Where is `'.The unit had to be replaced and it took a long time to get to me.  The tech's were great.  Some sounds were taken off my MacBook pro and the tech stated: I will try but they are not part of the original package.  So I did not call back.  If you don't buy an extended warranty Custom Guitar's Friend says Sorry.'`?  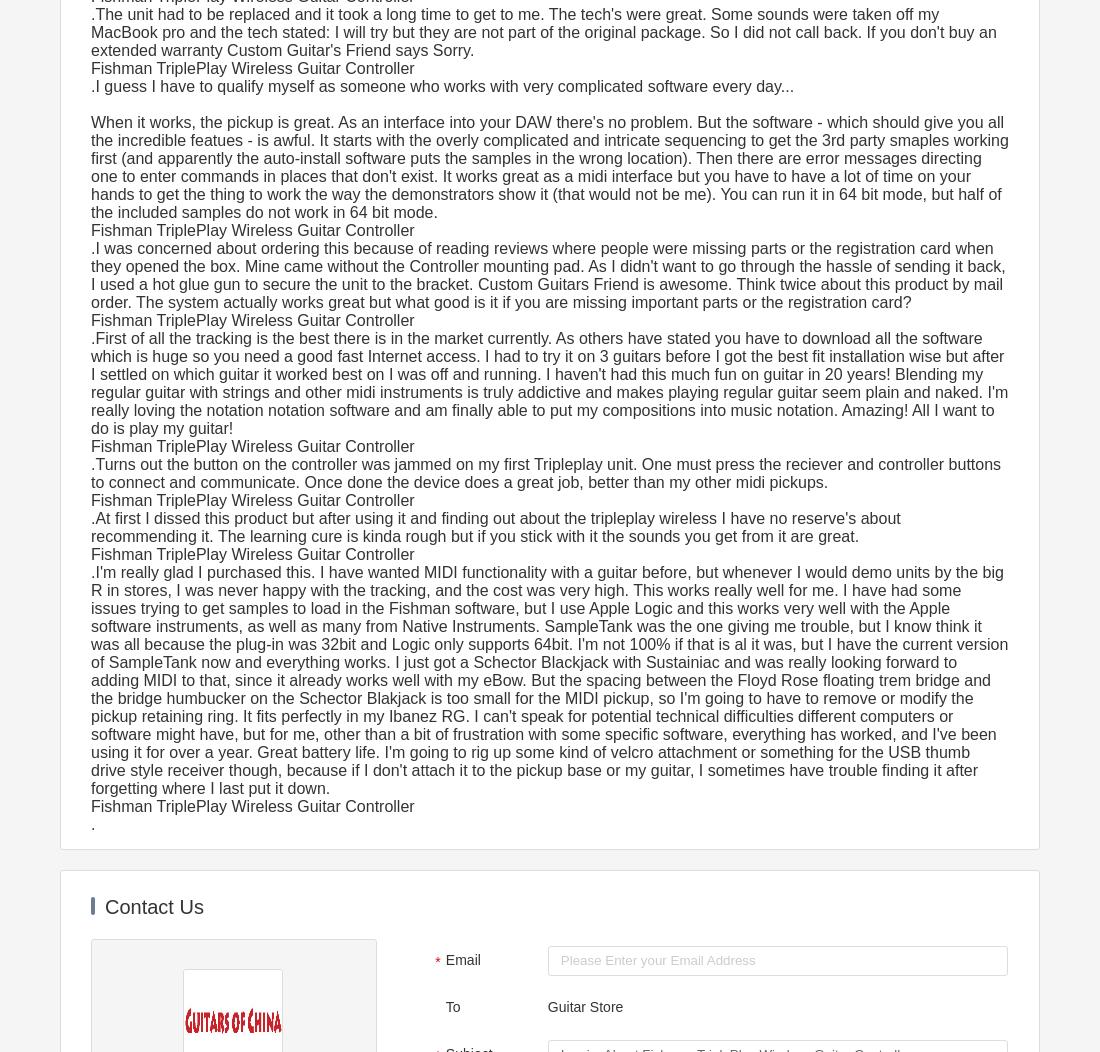 '.The unit had to be replaced and it took a long time to get to me.  The tech's were great.  Some sounds were taken off my MacBook pro and the tech stated: I will try but they are not part of the original package.  So I did not call back.  If you don't buy an extended warranty Custom Guitar's Friend says Sorry.' is located at coordinates (543, 32).